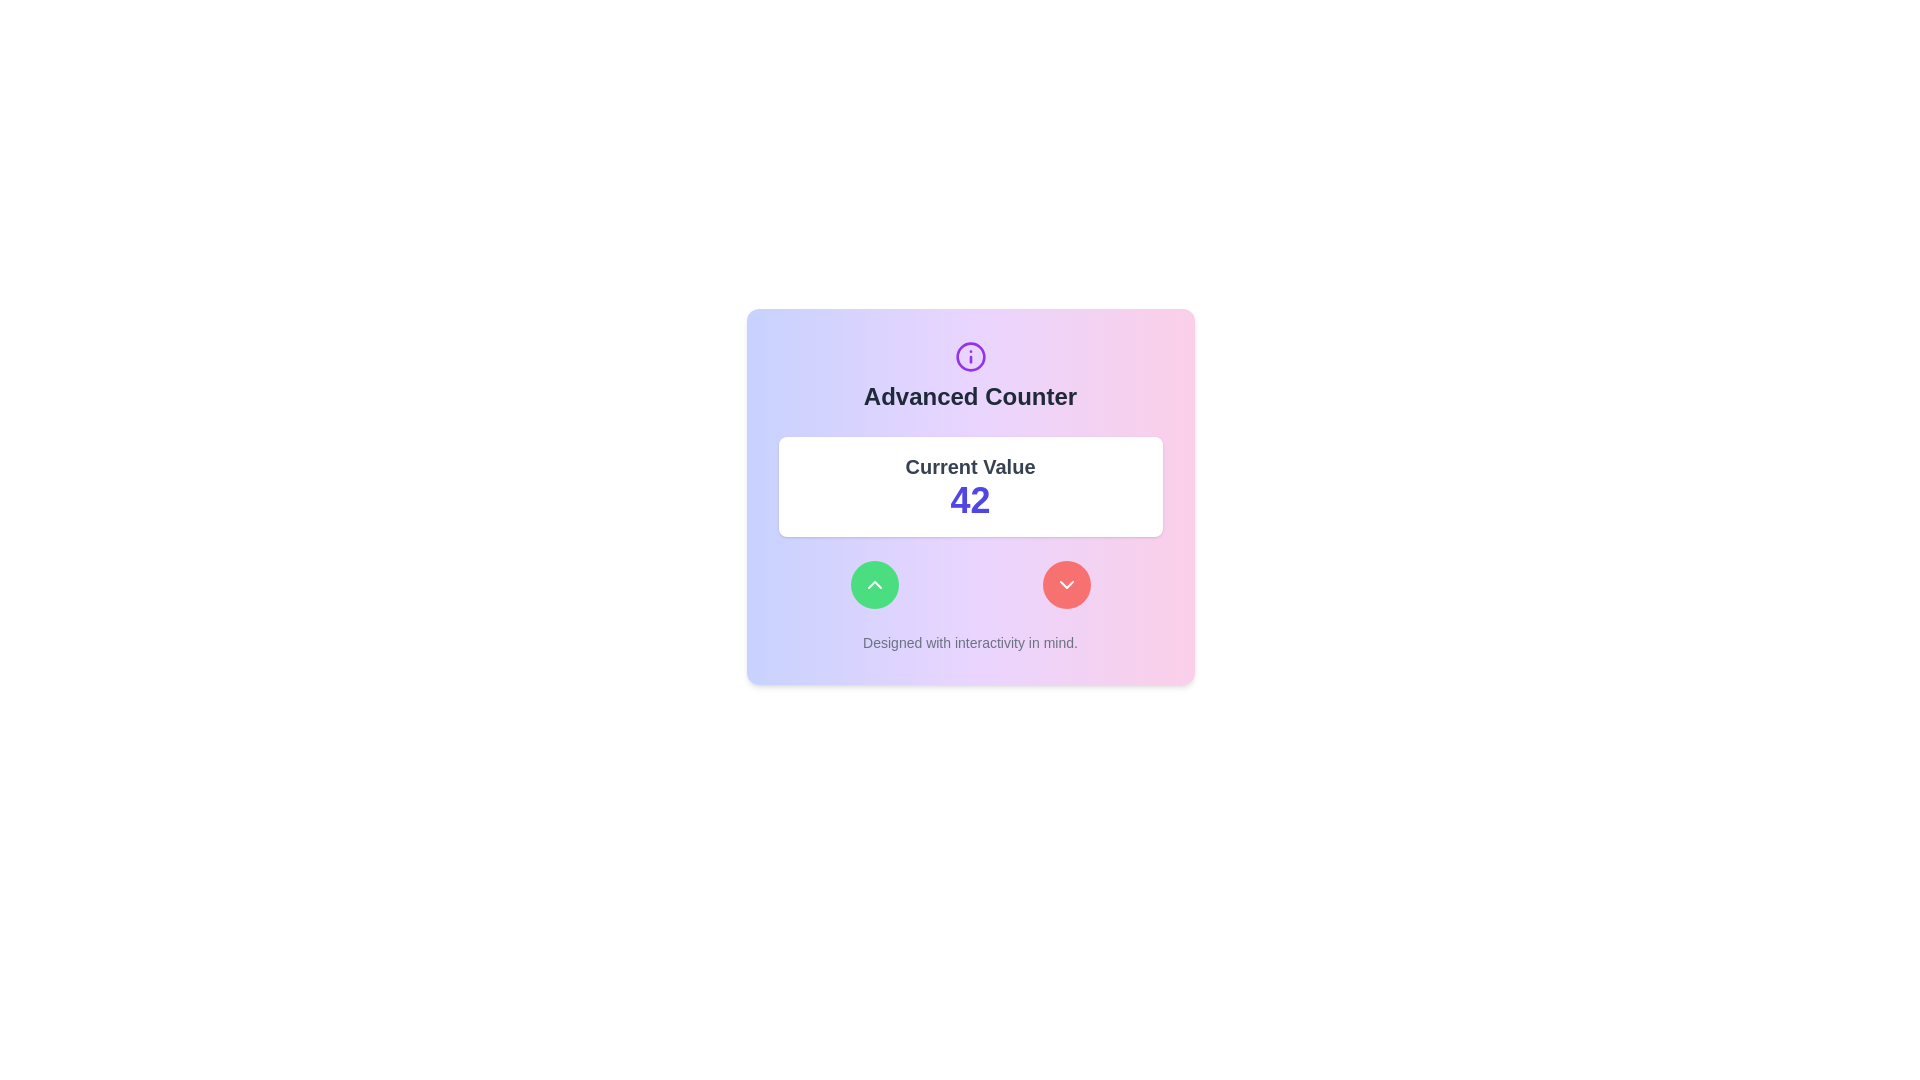 This screenshot has height=1080, width=1920. Describe the element at coordinates (970, 356) in the screenshot. I see `the circular information icon with a purple outline located above the 'Advanced Counter' heading` at that location.